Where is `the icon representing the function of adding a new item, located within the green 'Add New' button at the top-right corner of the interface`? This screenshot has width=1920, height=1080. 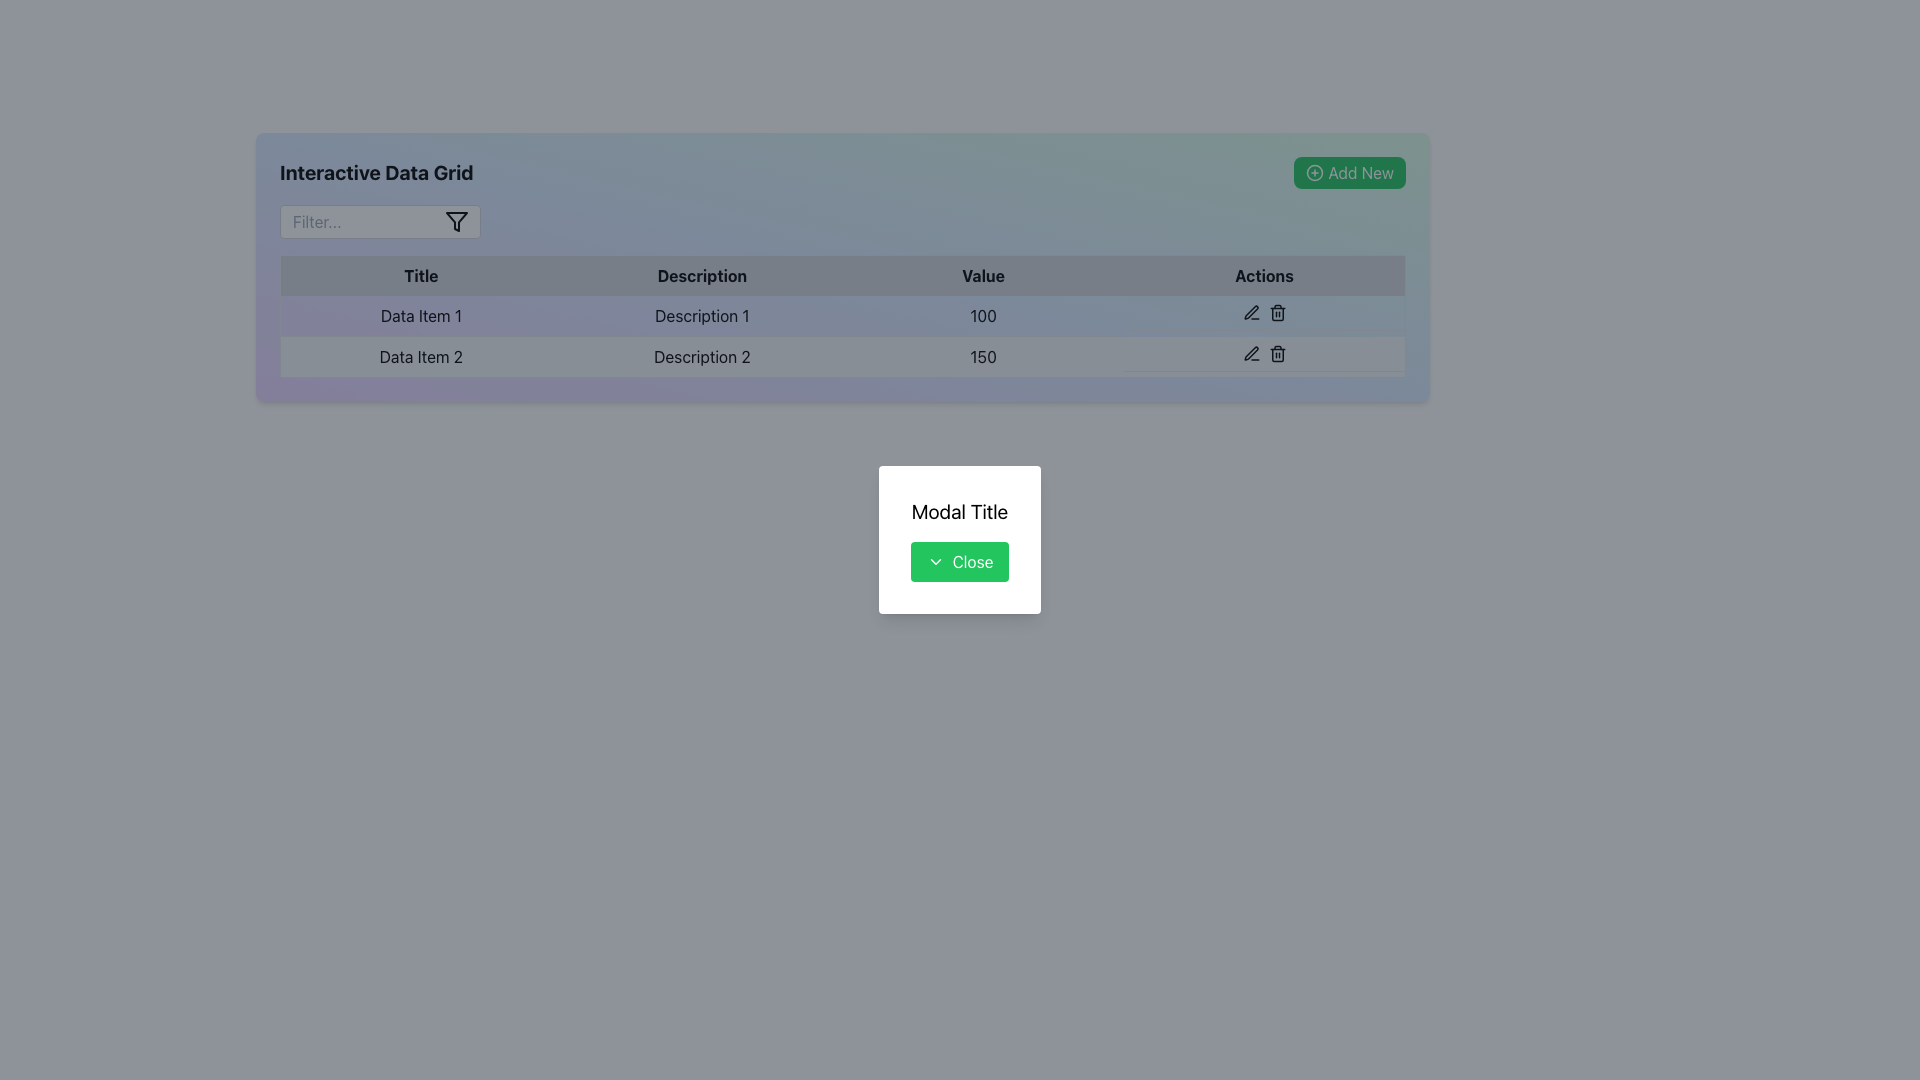 the icon representing the function of adding a new item, located within the green 'Add New' button at the top-right corner of the interface is located at coordinates (1315, 172).